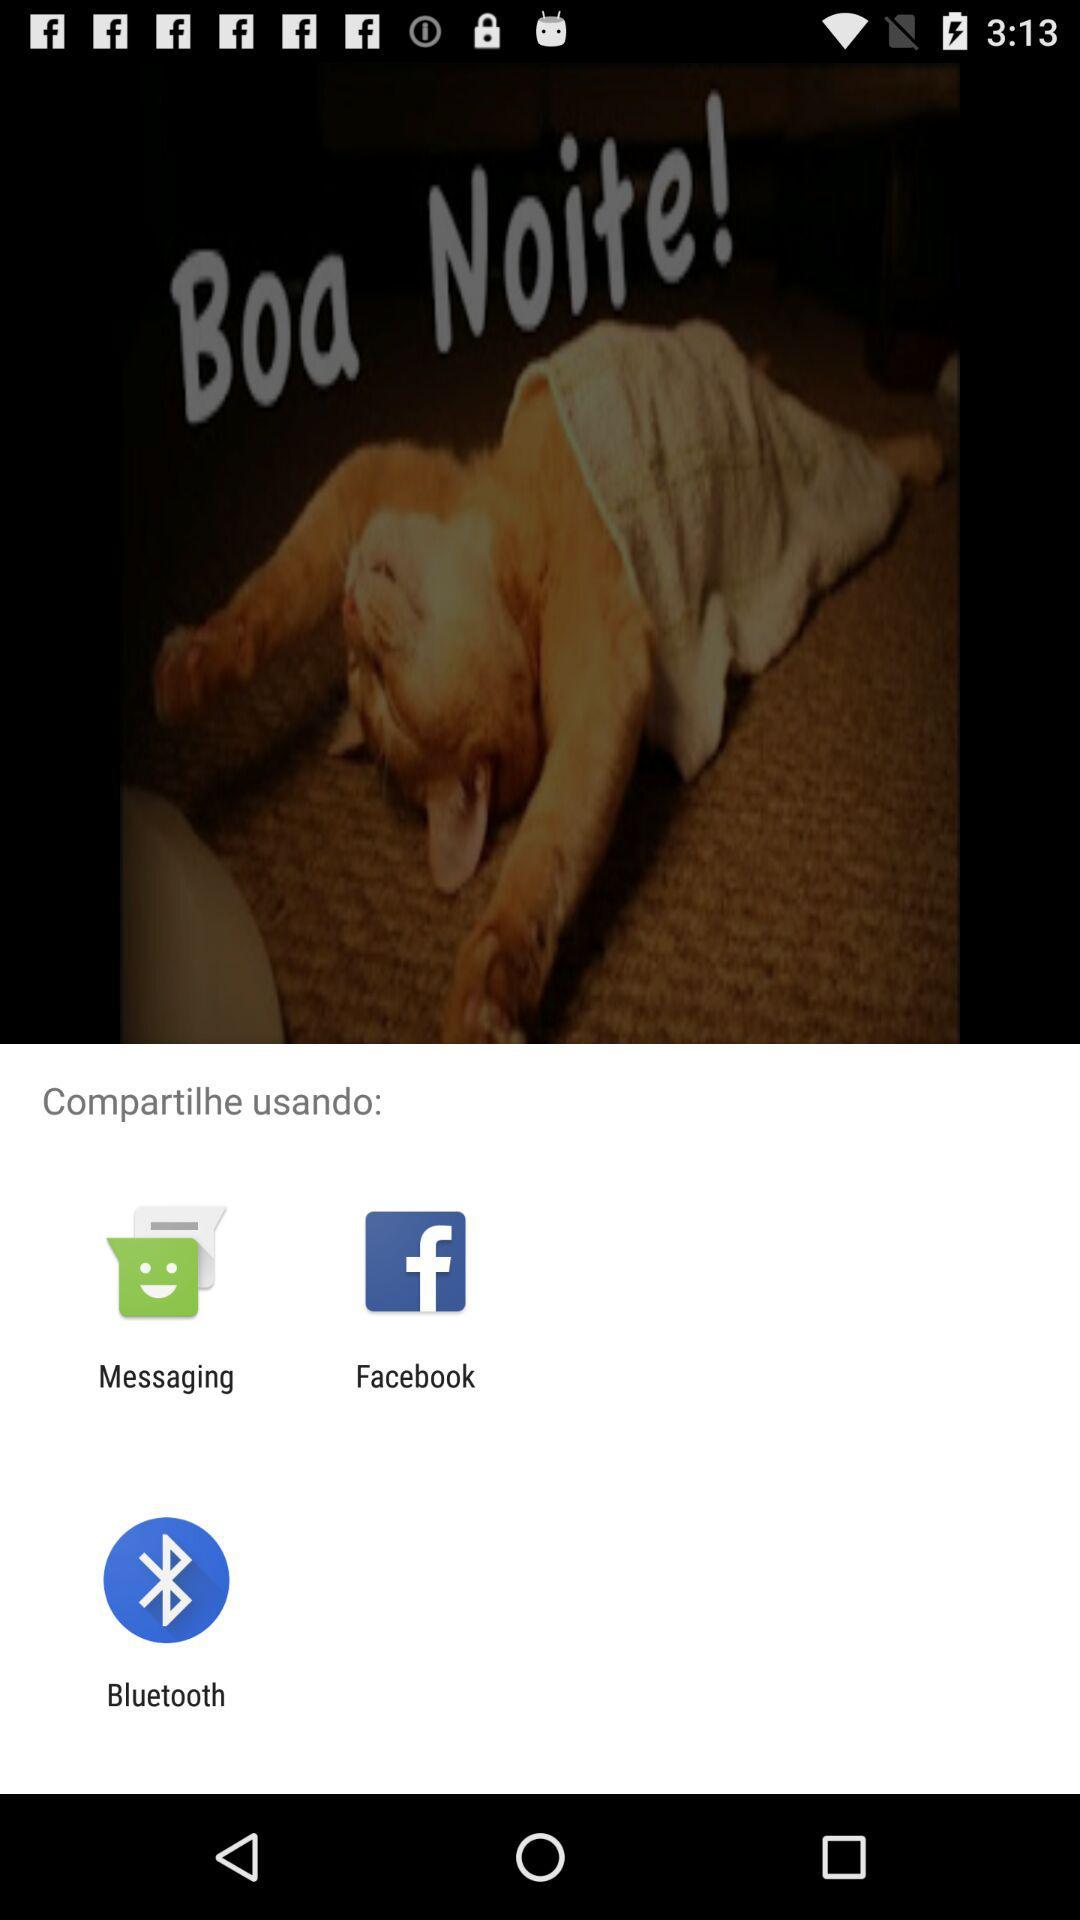 The height and width of the screenshot is (1920, 1080). What do you see at coordinates (414, 1392) in the screenshot?
I see `app next to the messaging item` at bounding box center [414, 1392].